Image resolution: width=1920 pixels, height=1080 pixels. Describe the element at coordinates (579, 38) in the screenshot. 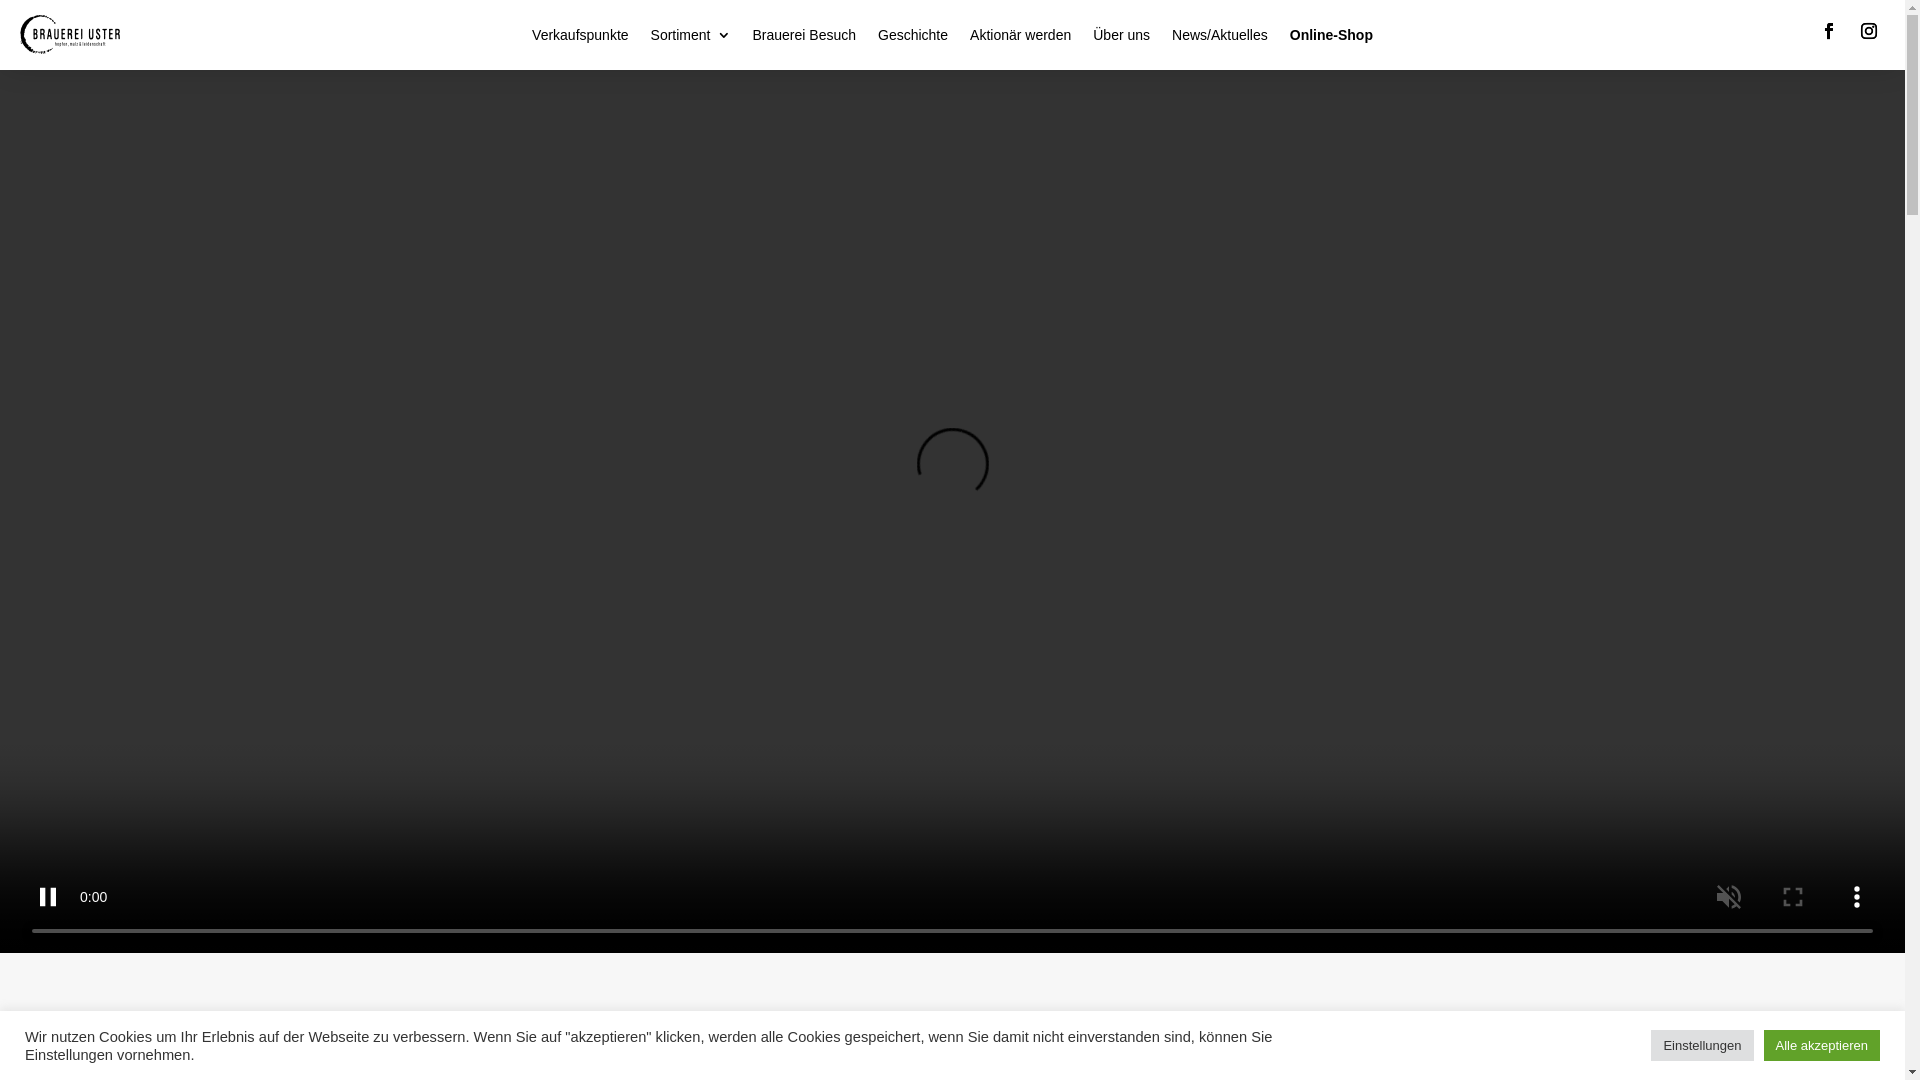

I see `'Verkaufspunkte'` at that location.